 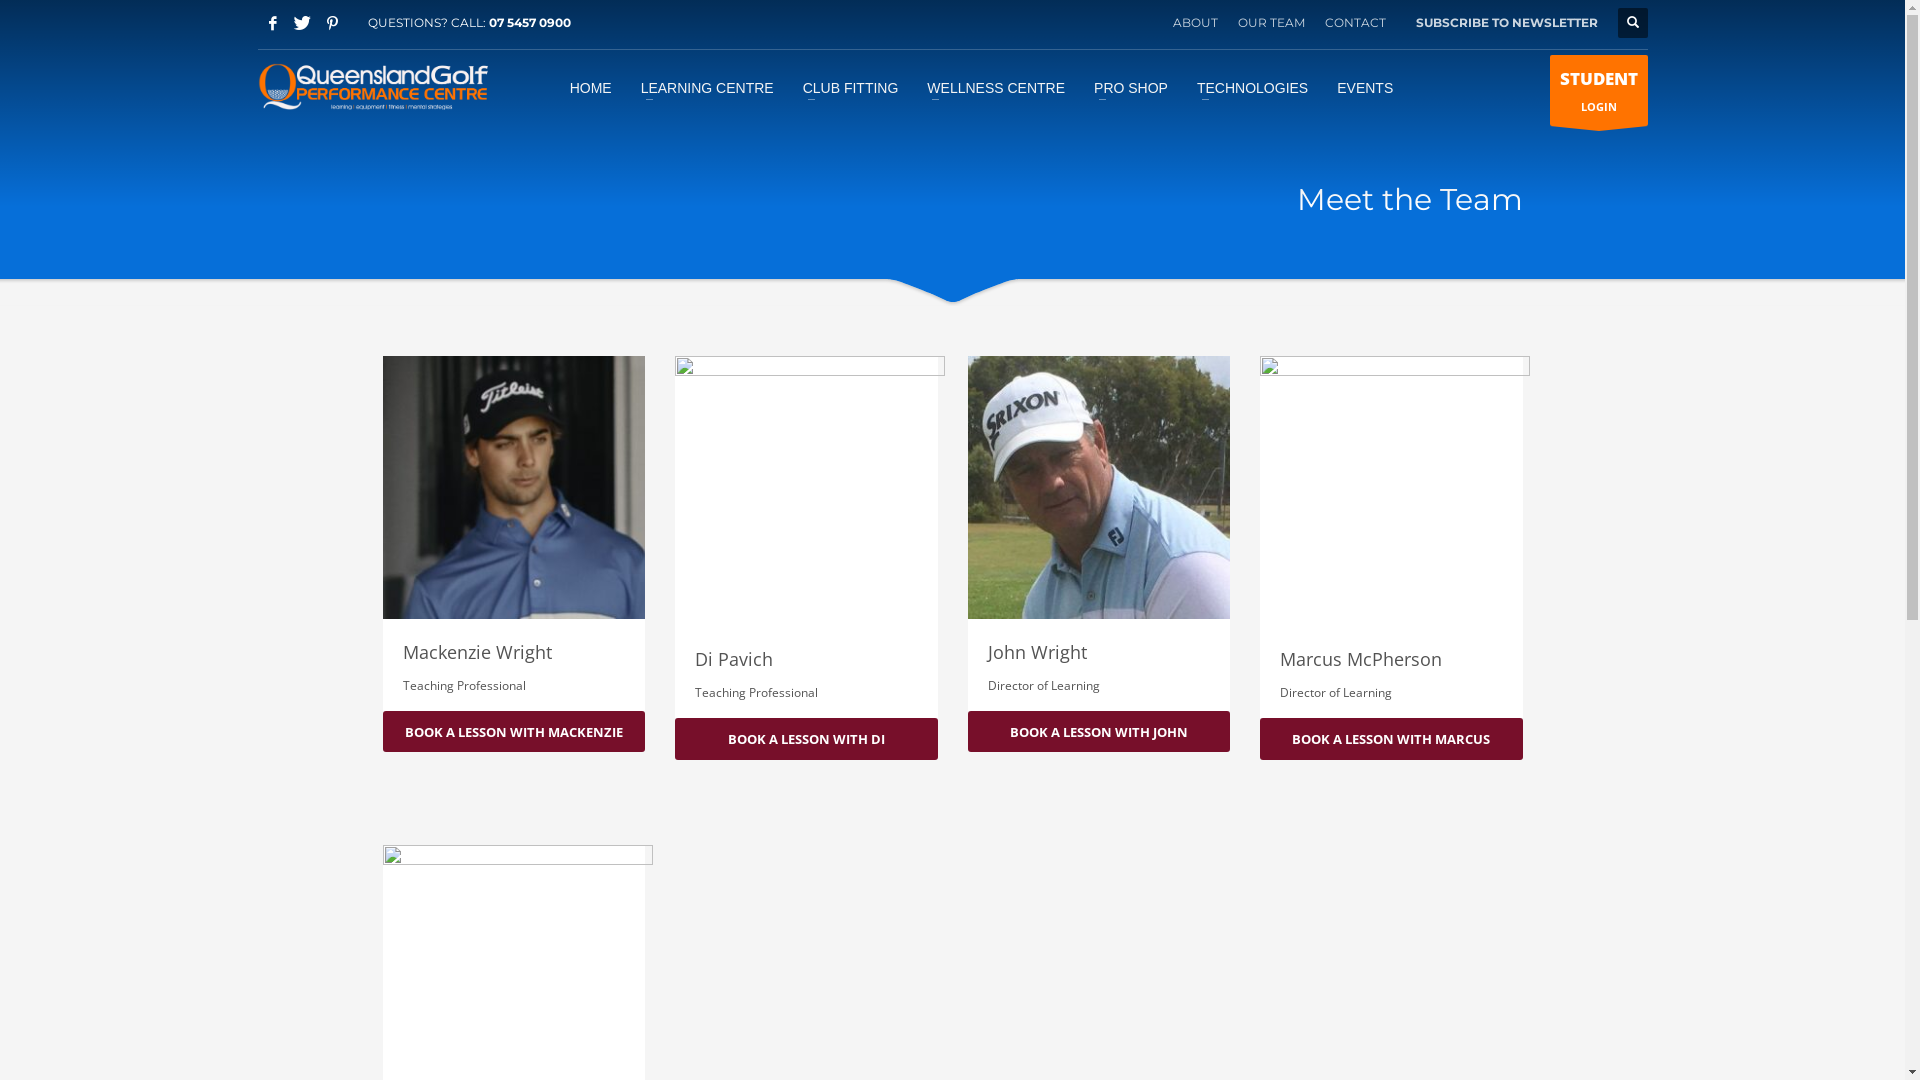 What do you see at coordinates (1098, 731) in the screenshot?
I see `'BOOK A LESSON WITH JOHN'` at bounding box center [1098, 731].